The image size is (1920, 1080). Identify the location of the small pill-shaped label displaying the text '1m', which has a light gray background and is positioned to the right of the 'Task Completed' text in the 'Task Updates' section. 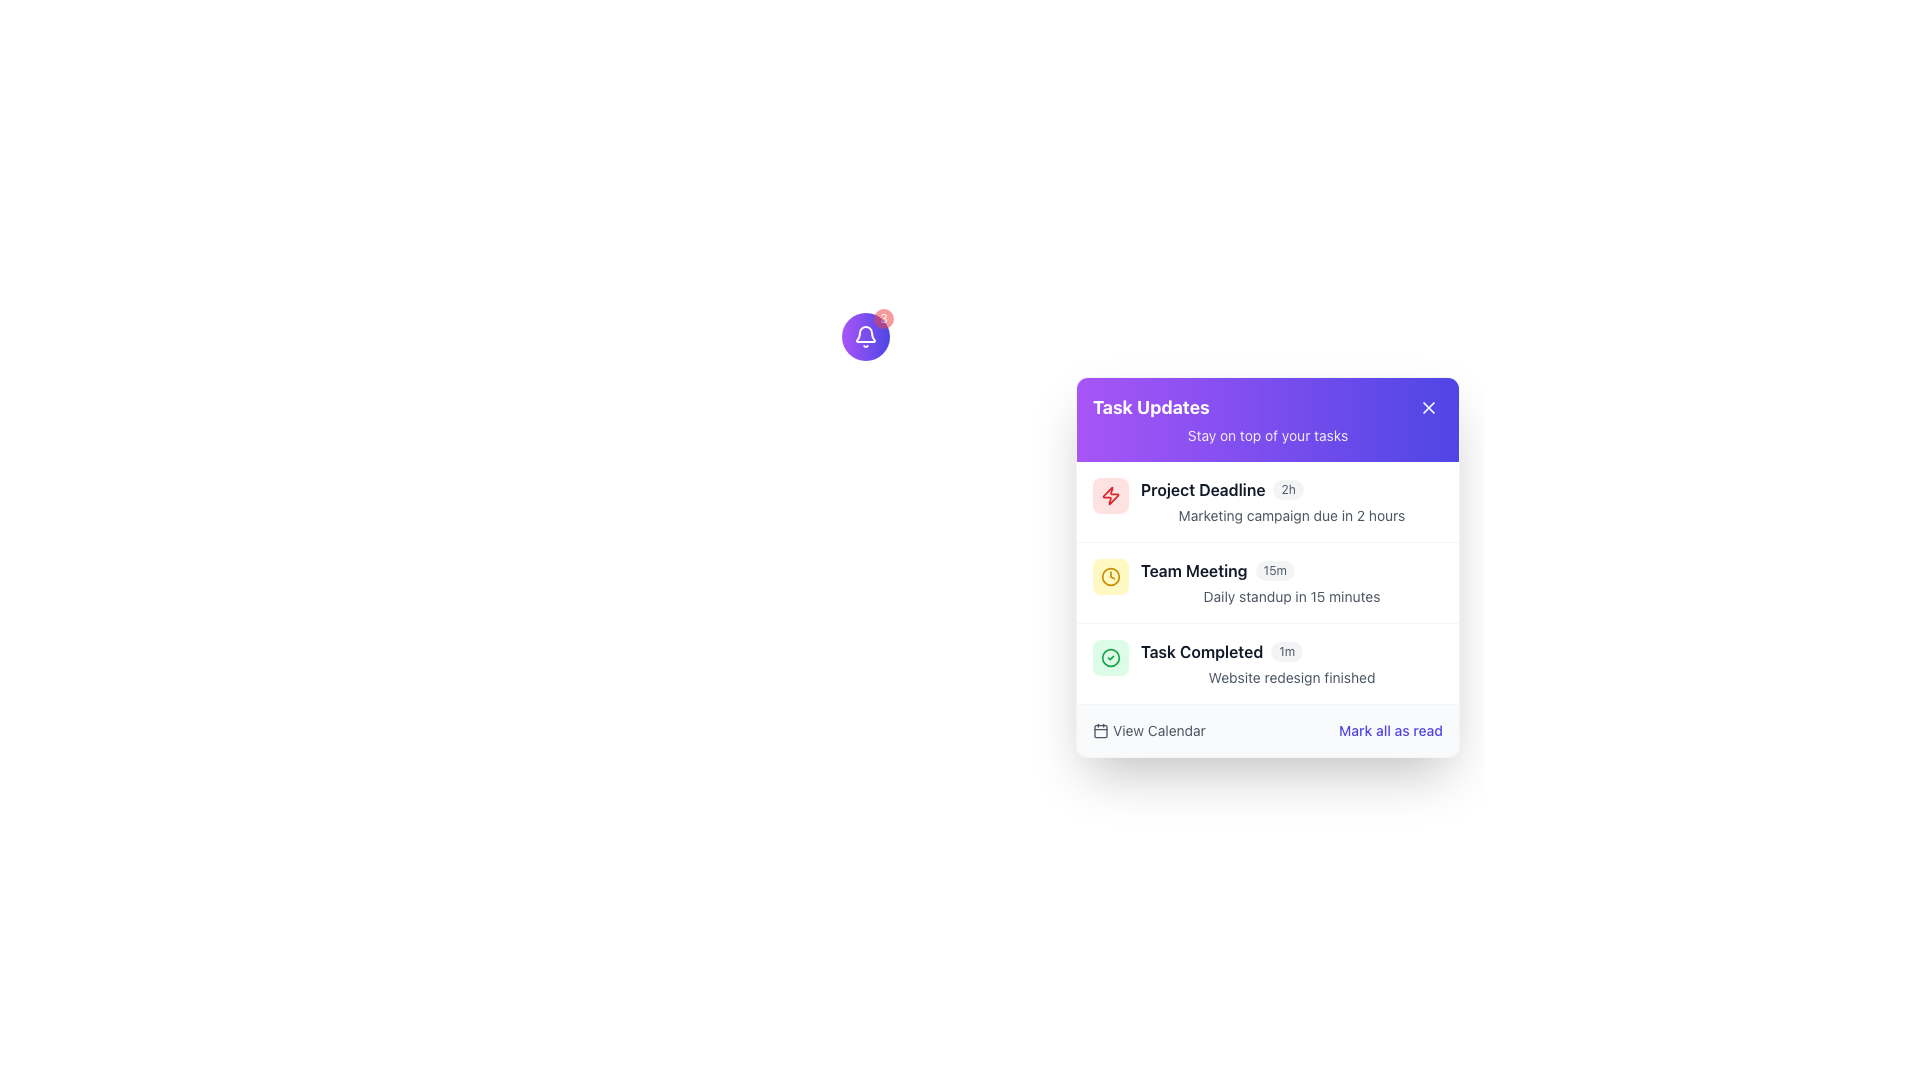
(1287, 651).